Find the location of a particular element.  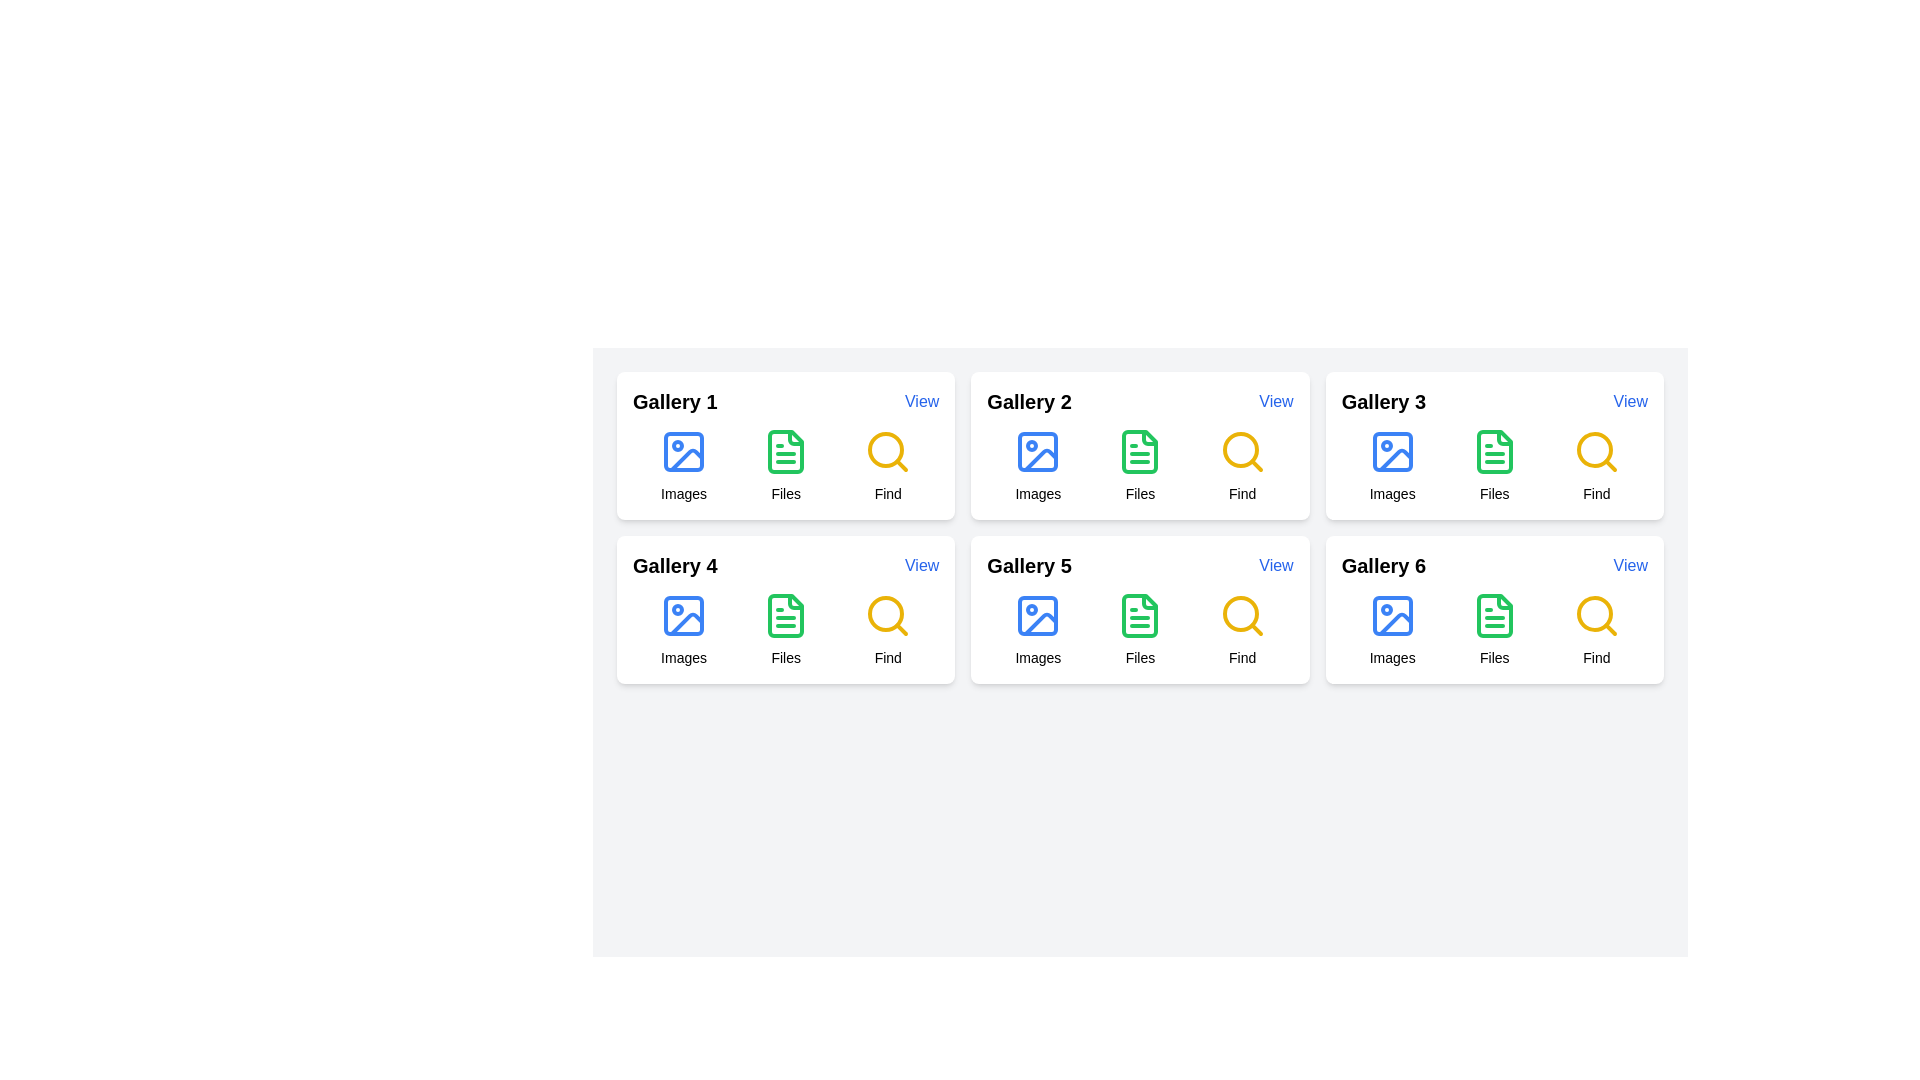

label displaying the word 'Files', which is styled in a smaller font size and centrally aligned, located below the document icon in the 'Gallery 5' section is located at coordinates (1140, 658).